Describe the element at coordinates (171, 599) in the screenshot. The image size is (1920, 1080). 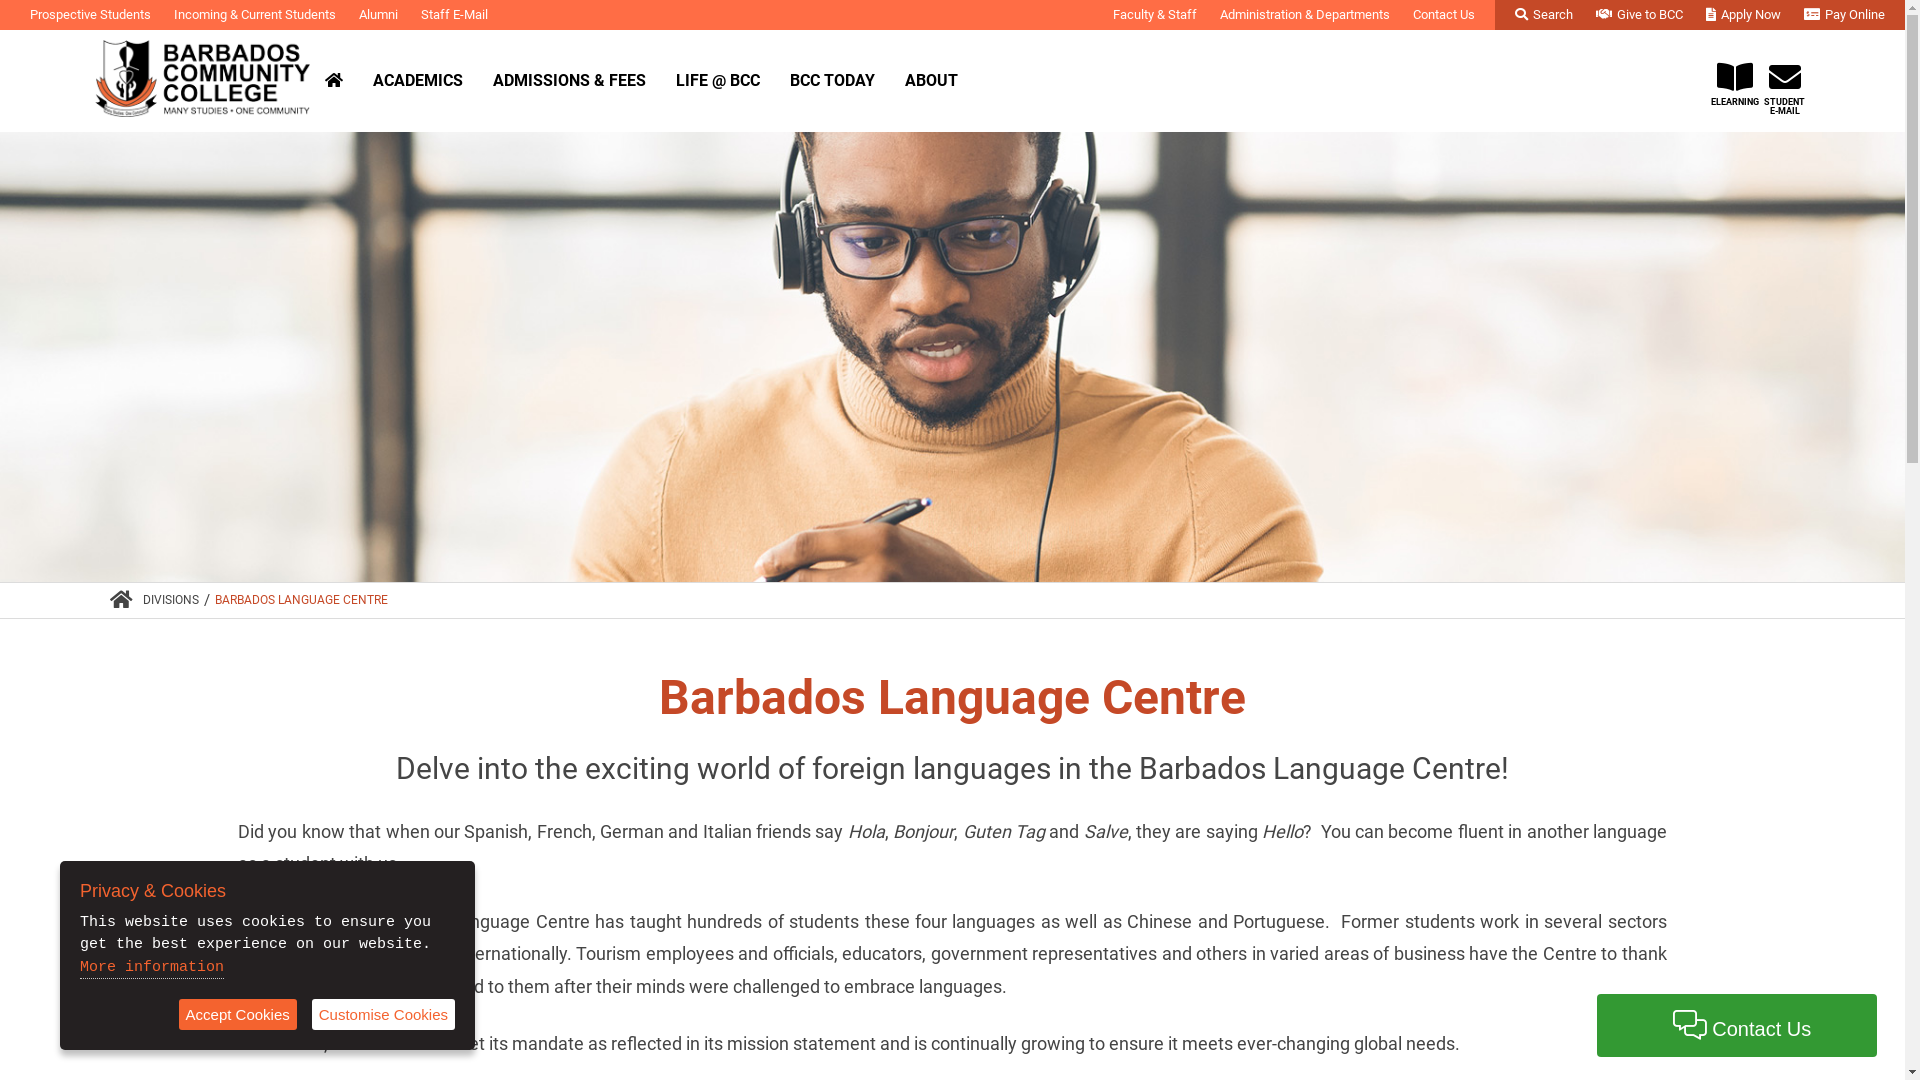
I see `'DIVISIONS'` at that location.